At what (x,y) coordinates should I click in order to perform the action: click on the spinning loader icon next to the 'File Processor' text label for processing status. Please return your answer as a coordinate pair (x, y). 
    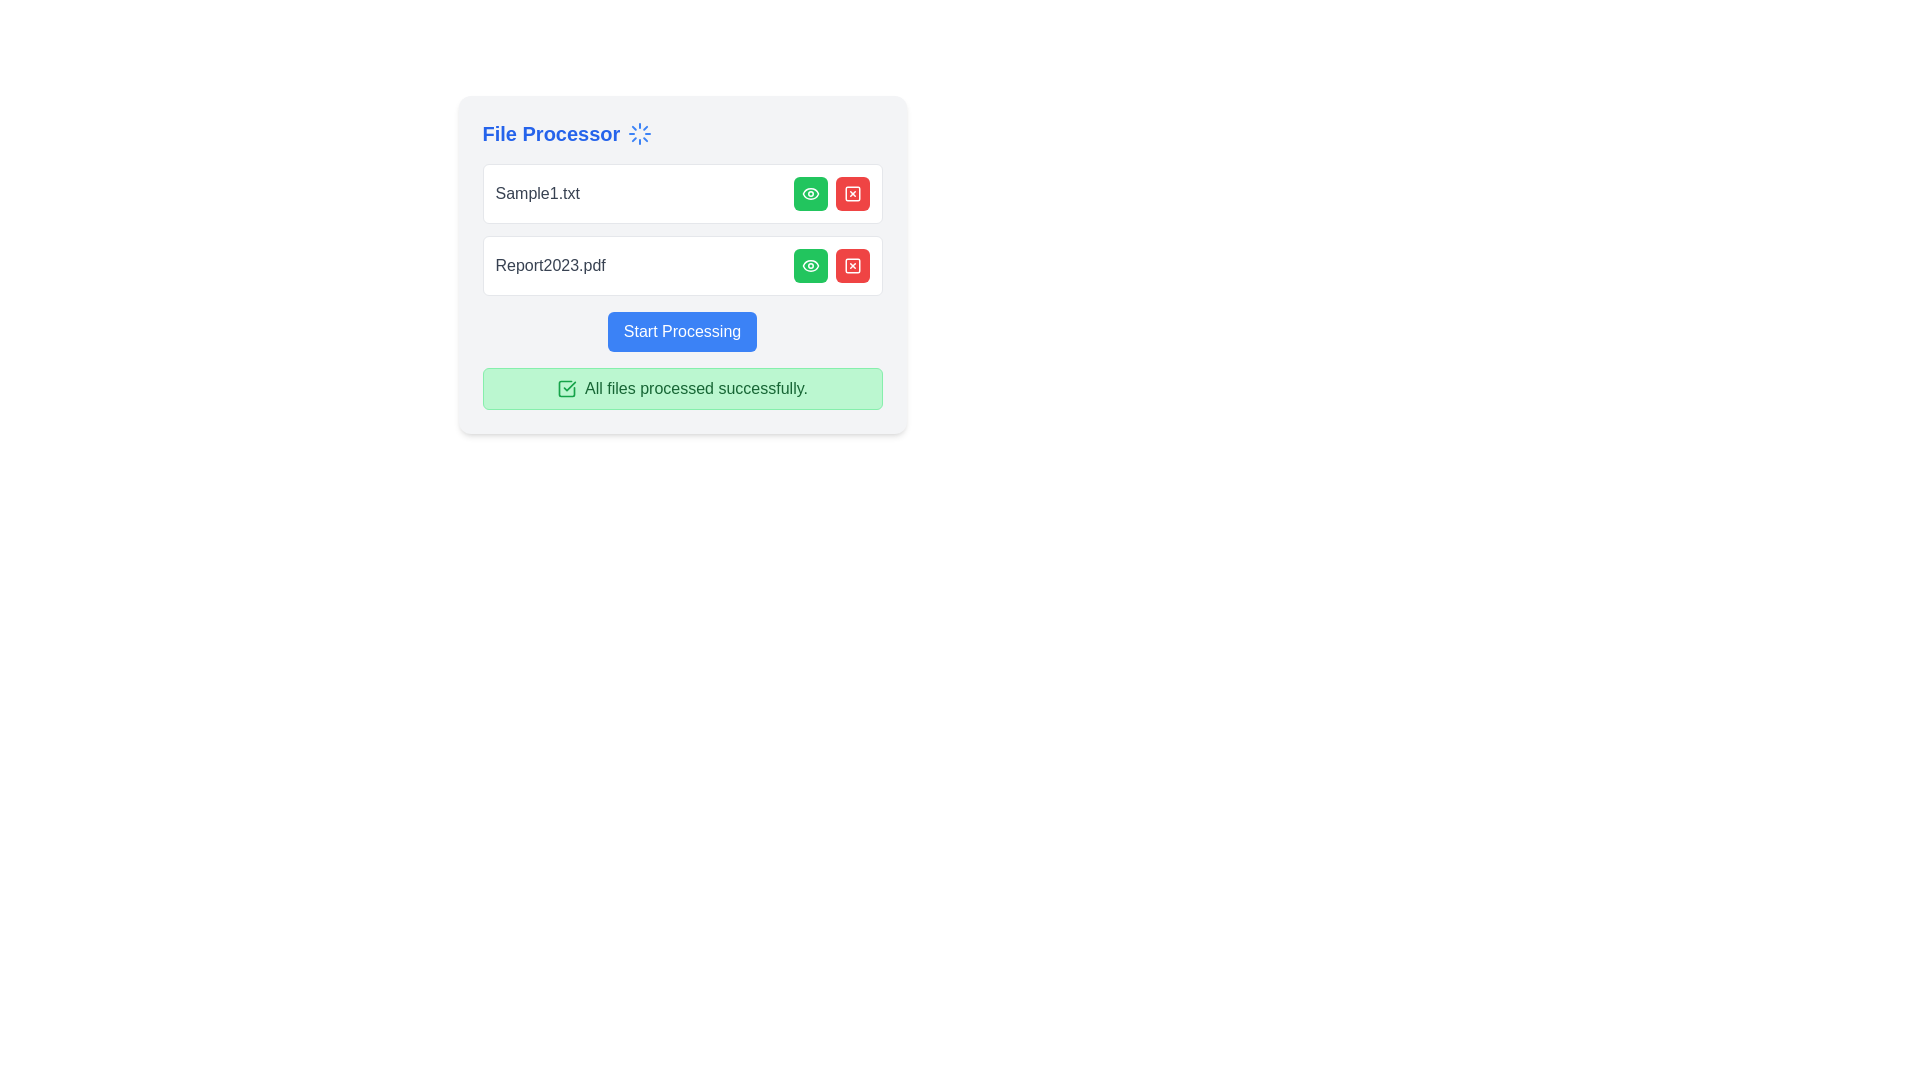
    Looking at the image, I should click on (682, 134).